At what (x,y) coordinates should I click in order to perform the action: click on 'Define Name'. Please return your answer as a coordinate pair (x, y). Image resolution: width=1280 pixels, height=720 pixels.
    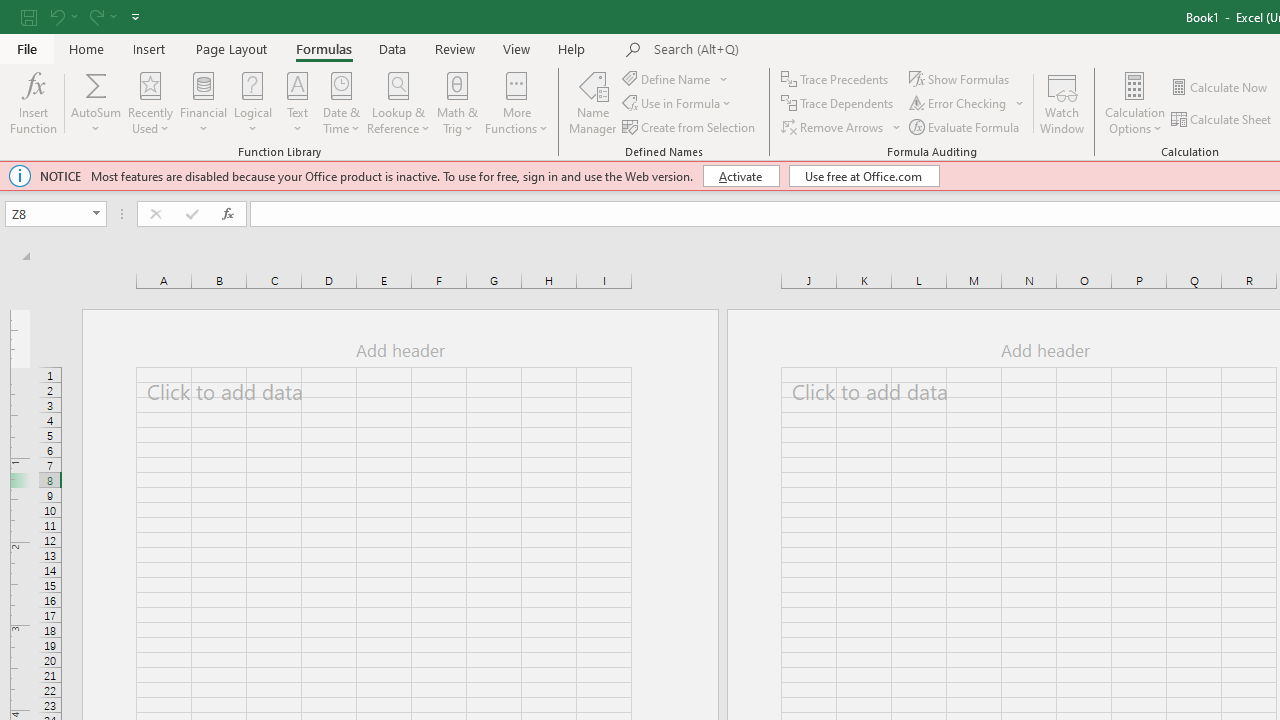
    Looking at the image, I should click on (676, 78).